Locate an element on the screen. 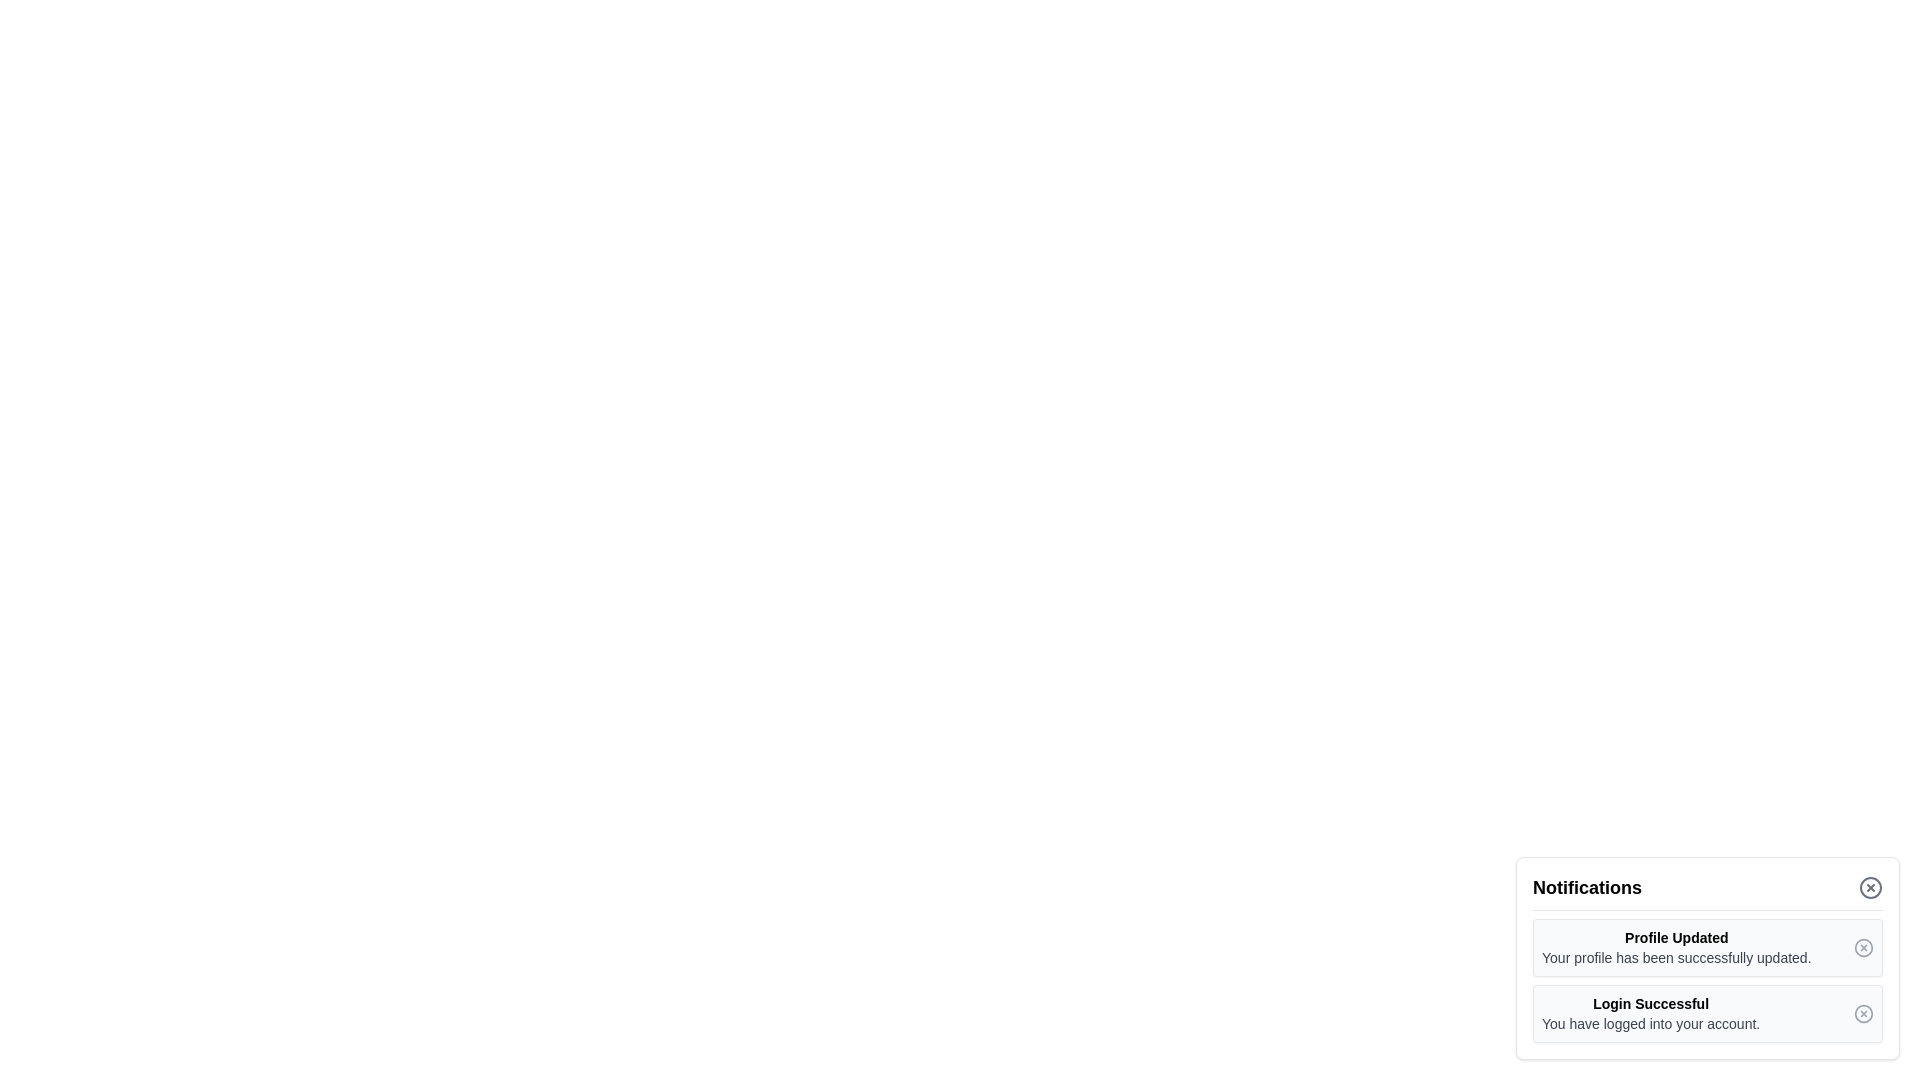  the circular close button icon located at the top-right corner of the Notifications panel to initiate the close action is located at coordinates (1870, 886).